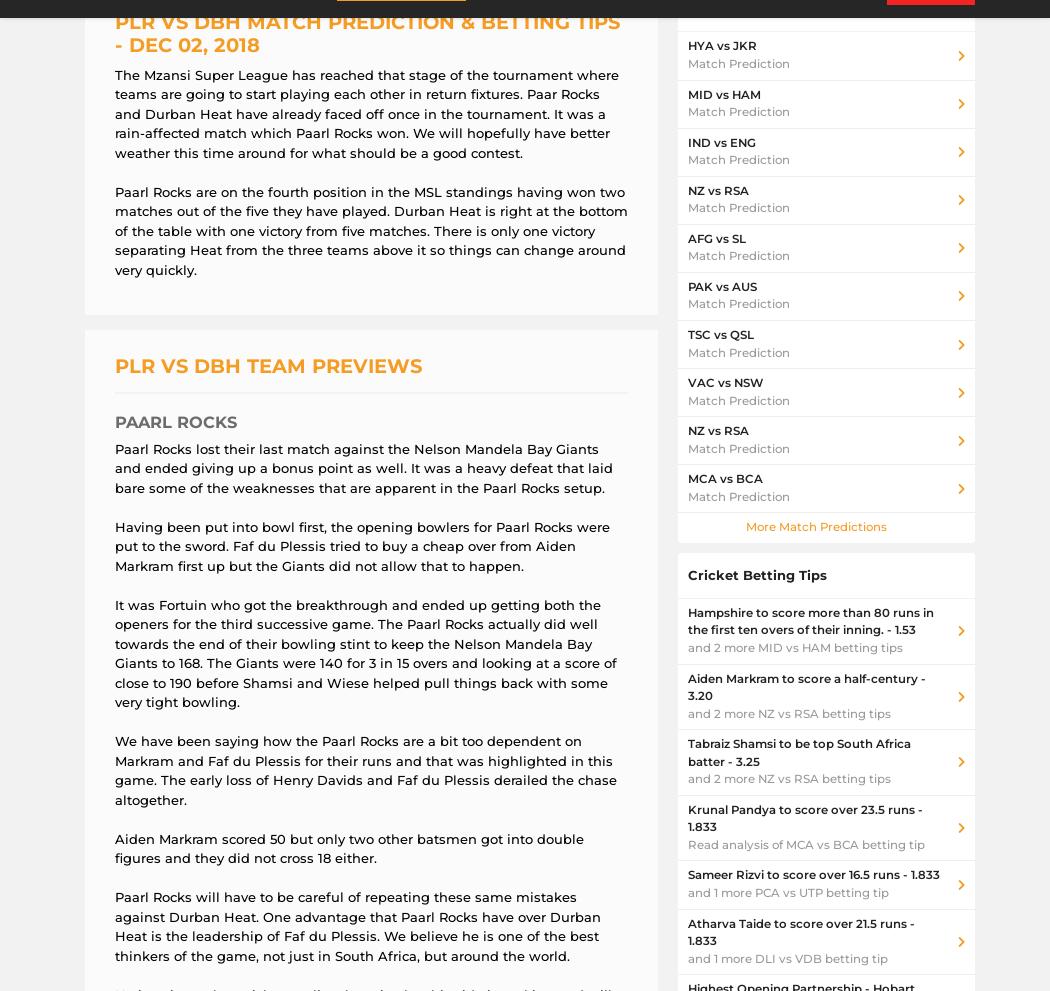  Describe the element at coordinates (812, 874) in the screenshot. I see `'Sameer Rizvi to score over 16.5 runs - 1.833'` at that location.